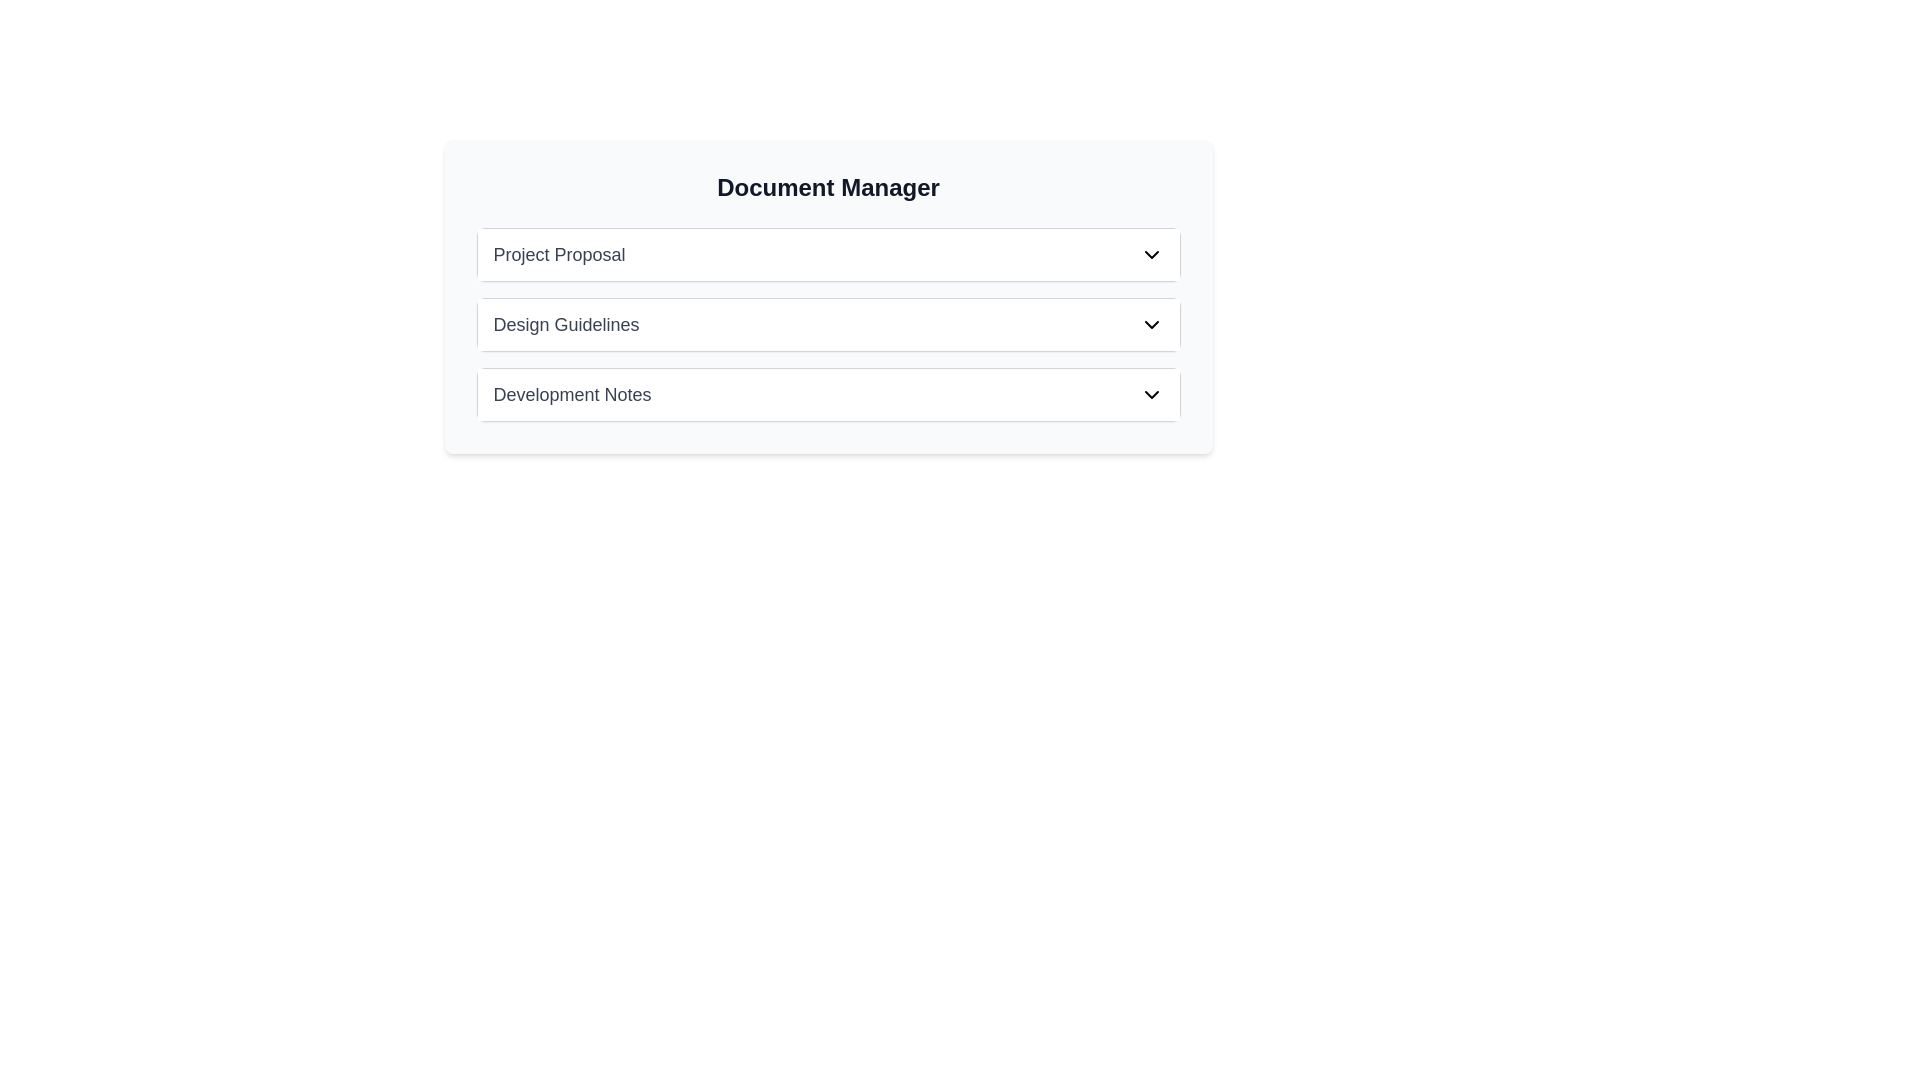 The width and height of the screenshot is (1920, 1080). Describe the element at coordinates (828, 323) in the screenshot. I see `the 'Design Guidelines' dropdown trigger row, which is the second entry under 'Document Manager'` at that location.